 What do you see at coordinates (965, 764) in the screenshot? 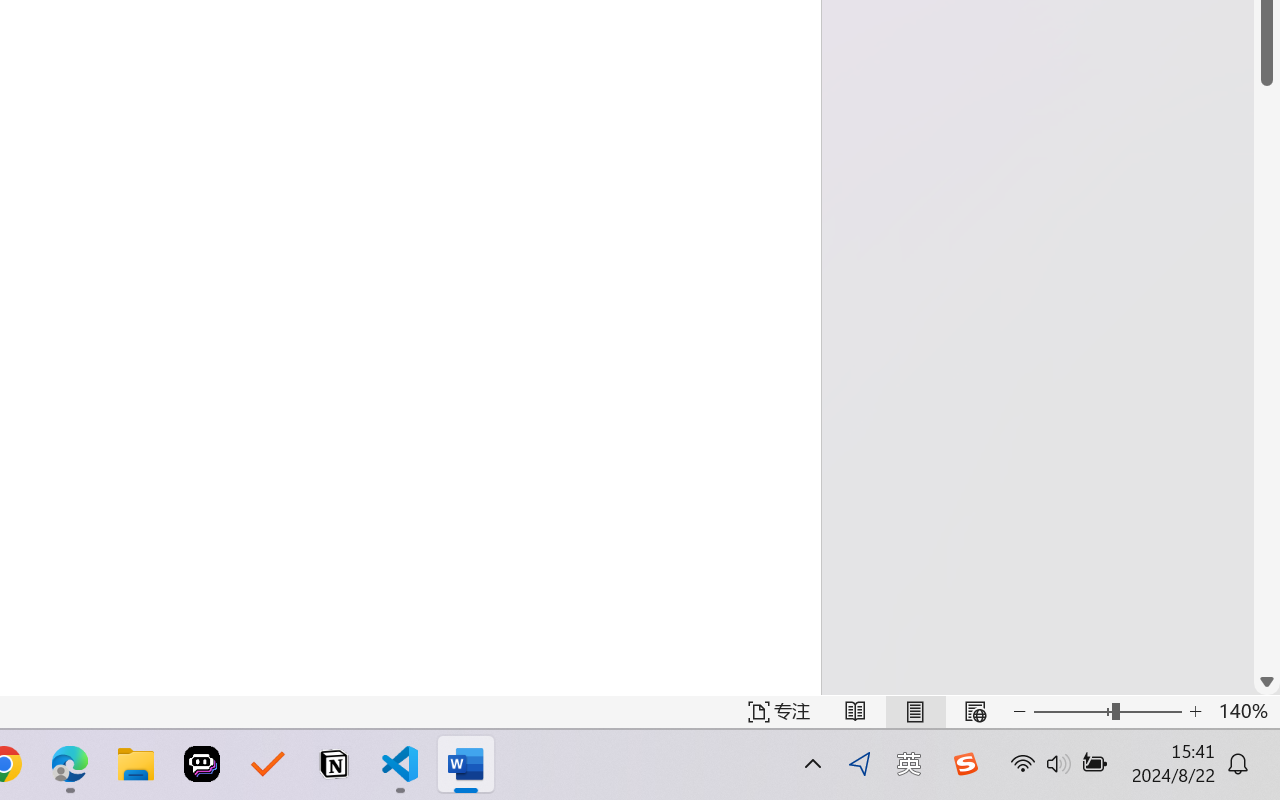
I see `'Class: Image'` at bounding box center [965, 764].